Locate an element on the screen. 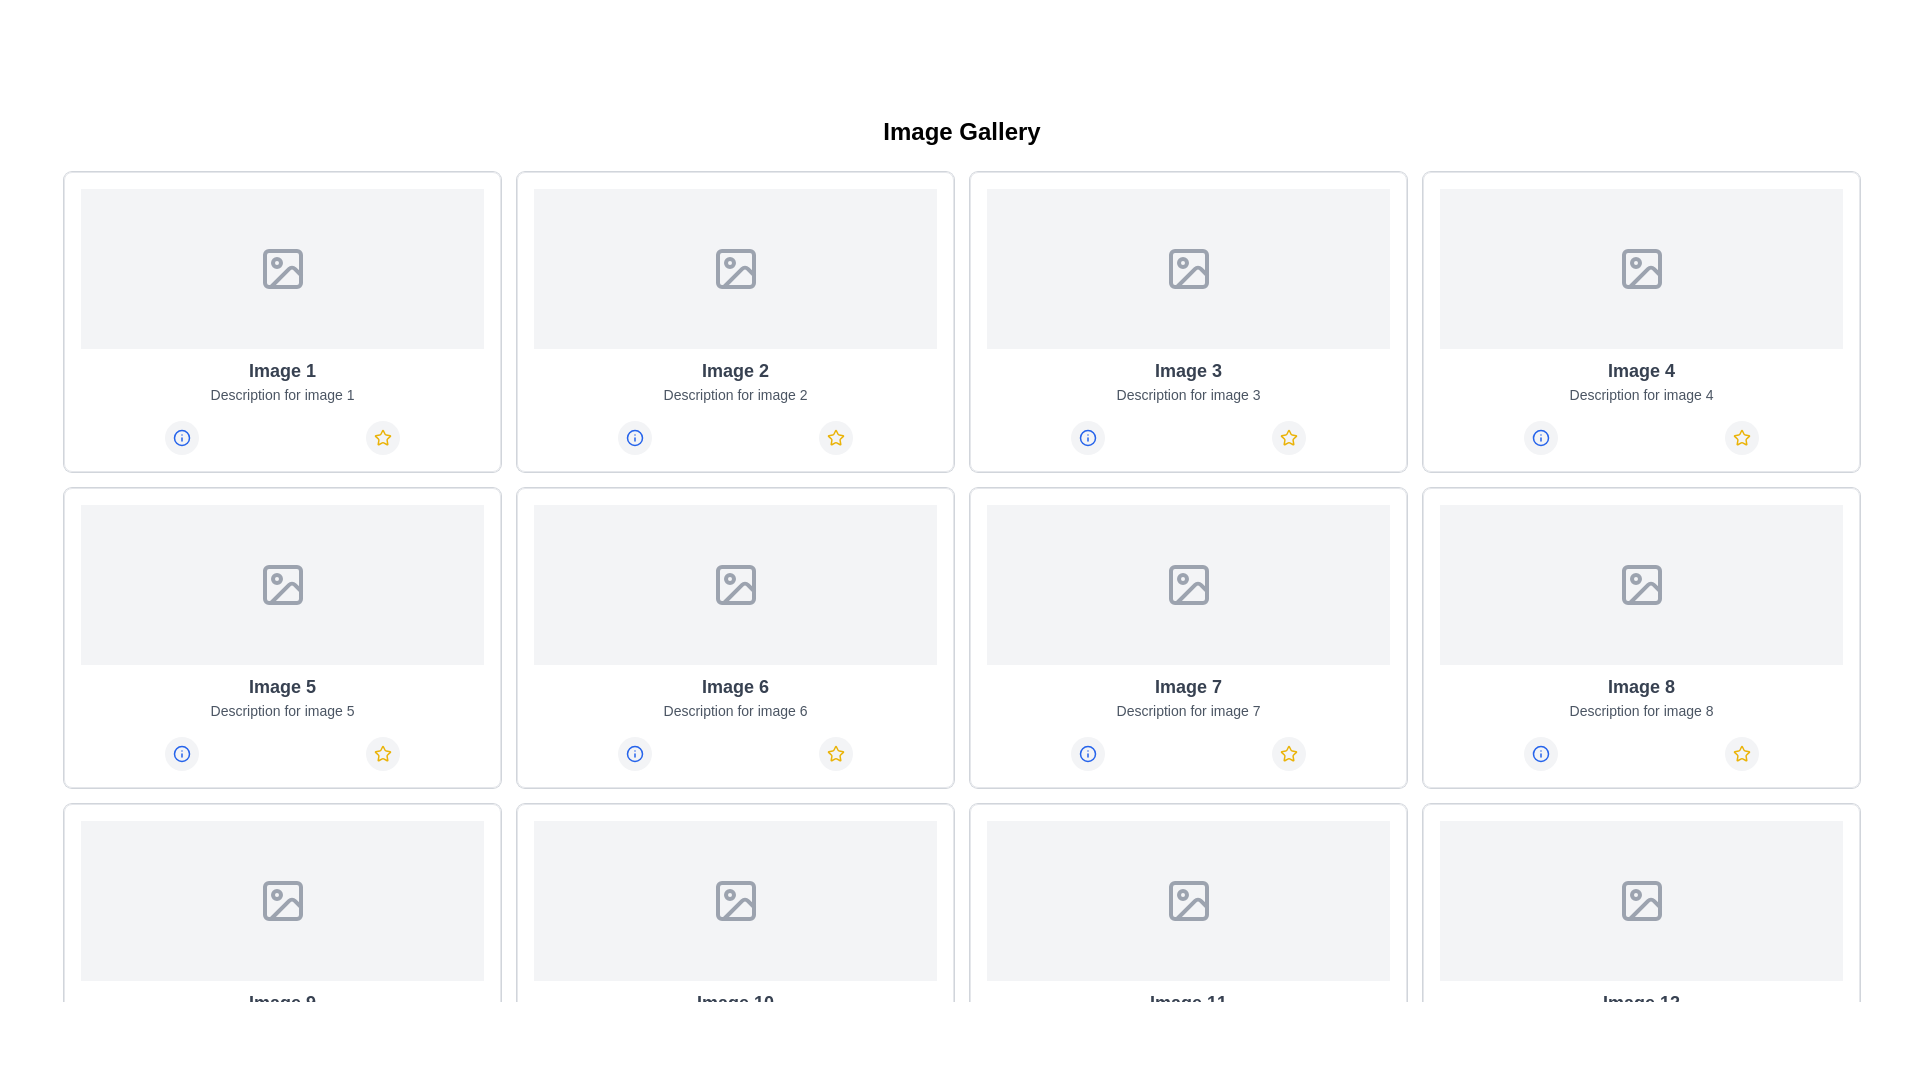 This screenshot has height=1080, width=1920. the image icon represented by a rounded rectangle containing a circular dot and an angled line, located in the second row and first column of the image grid is located at coordinates (281, 585).